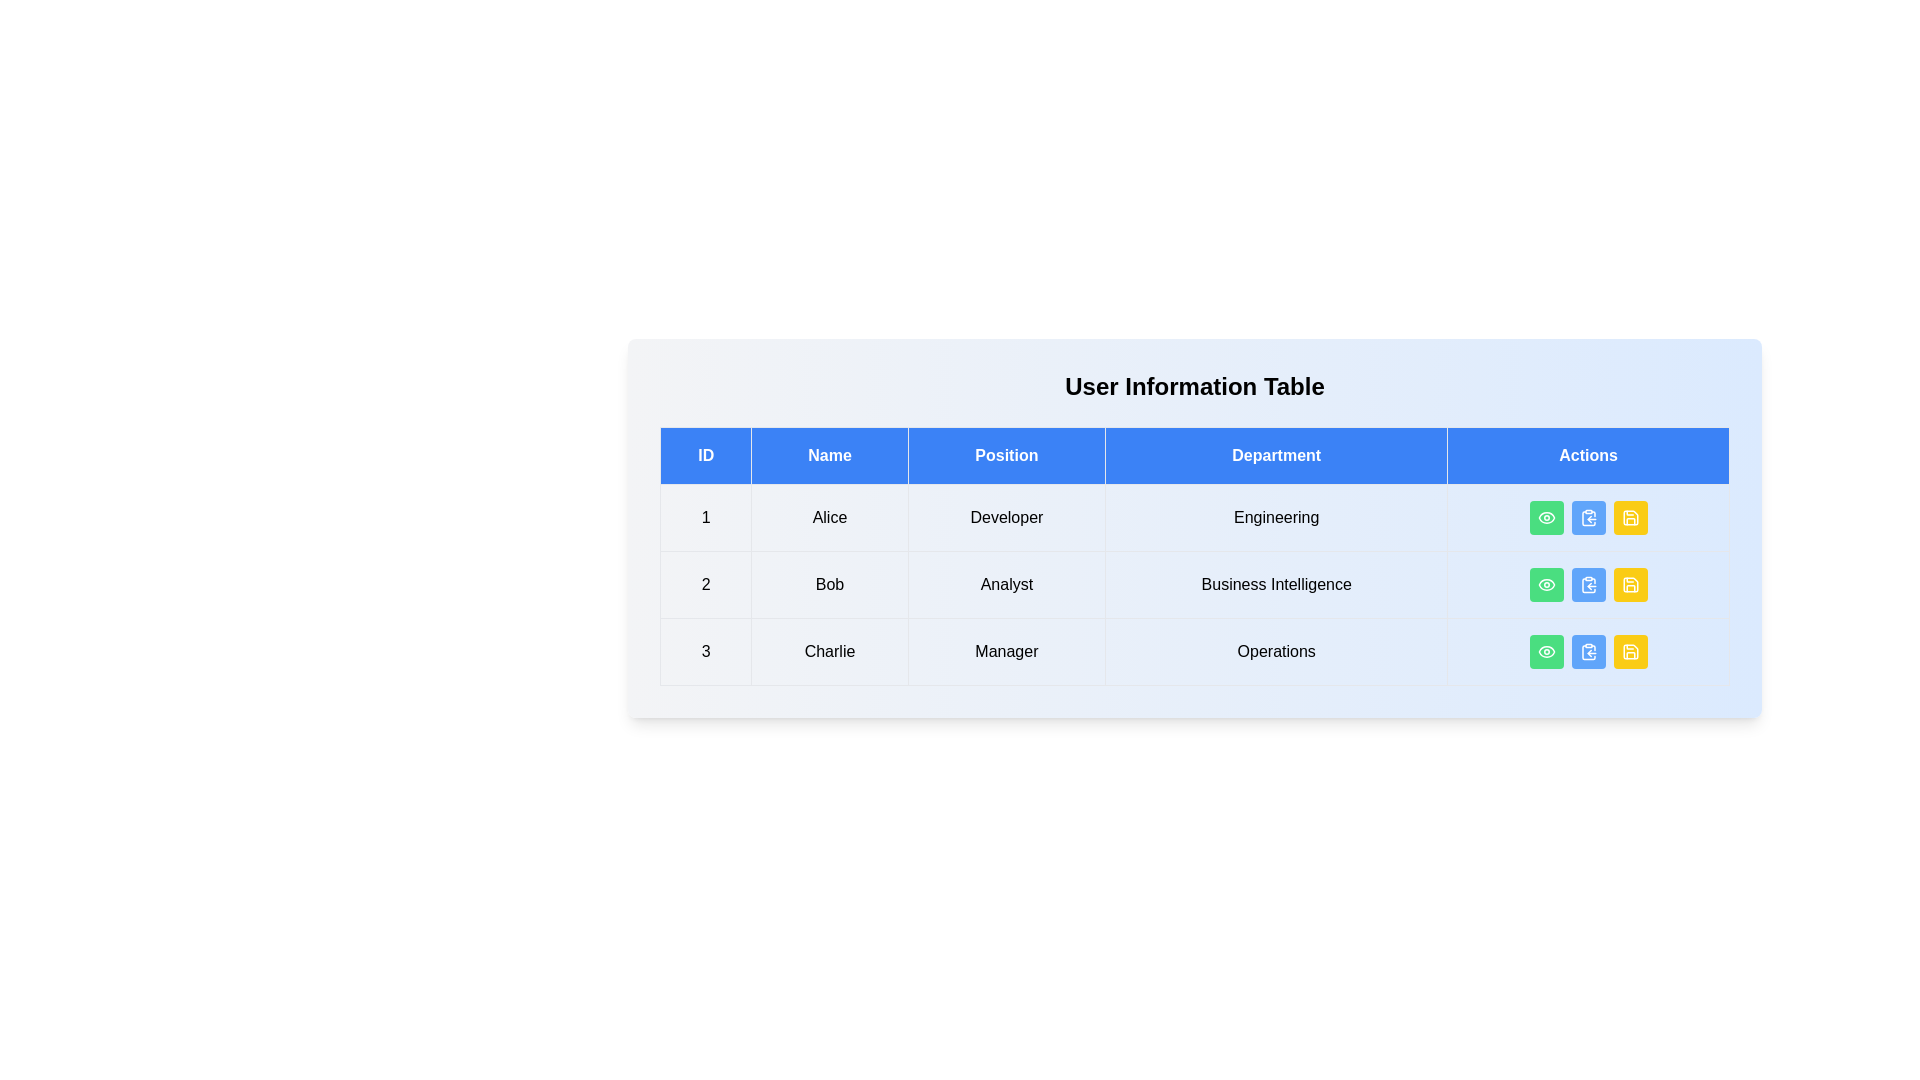 Image resolution: width=1920 pixels, height=1080 pixels. What do you see at coordinates (1587, 651) in the screenshot?
I see `the copy button for the user with ID 3` at bounding box center [1587, 651].